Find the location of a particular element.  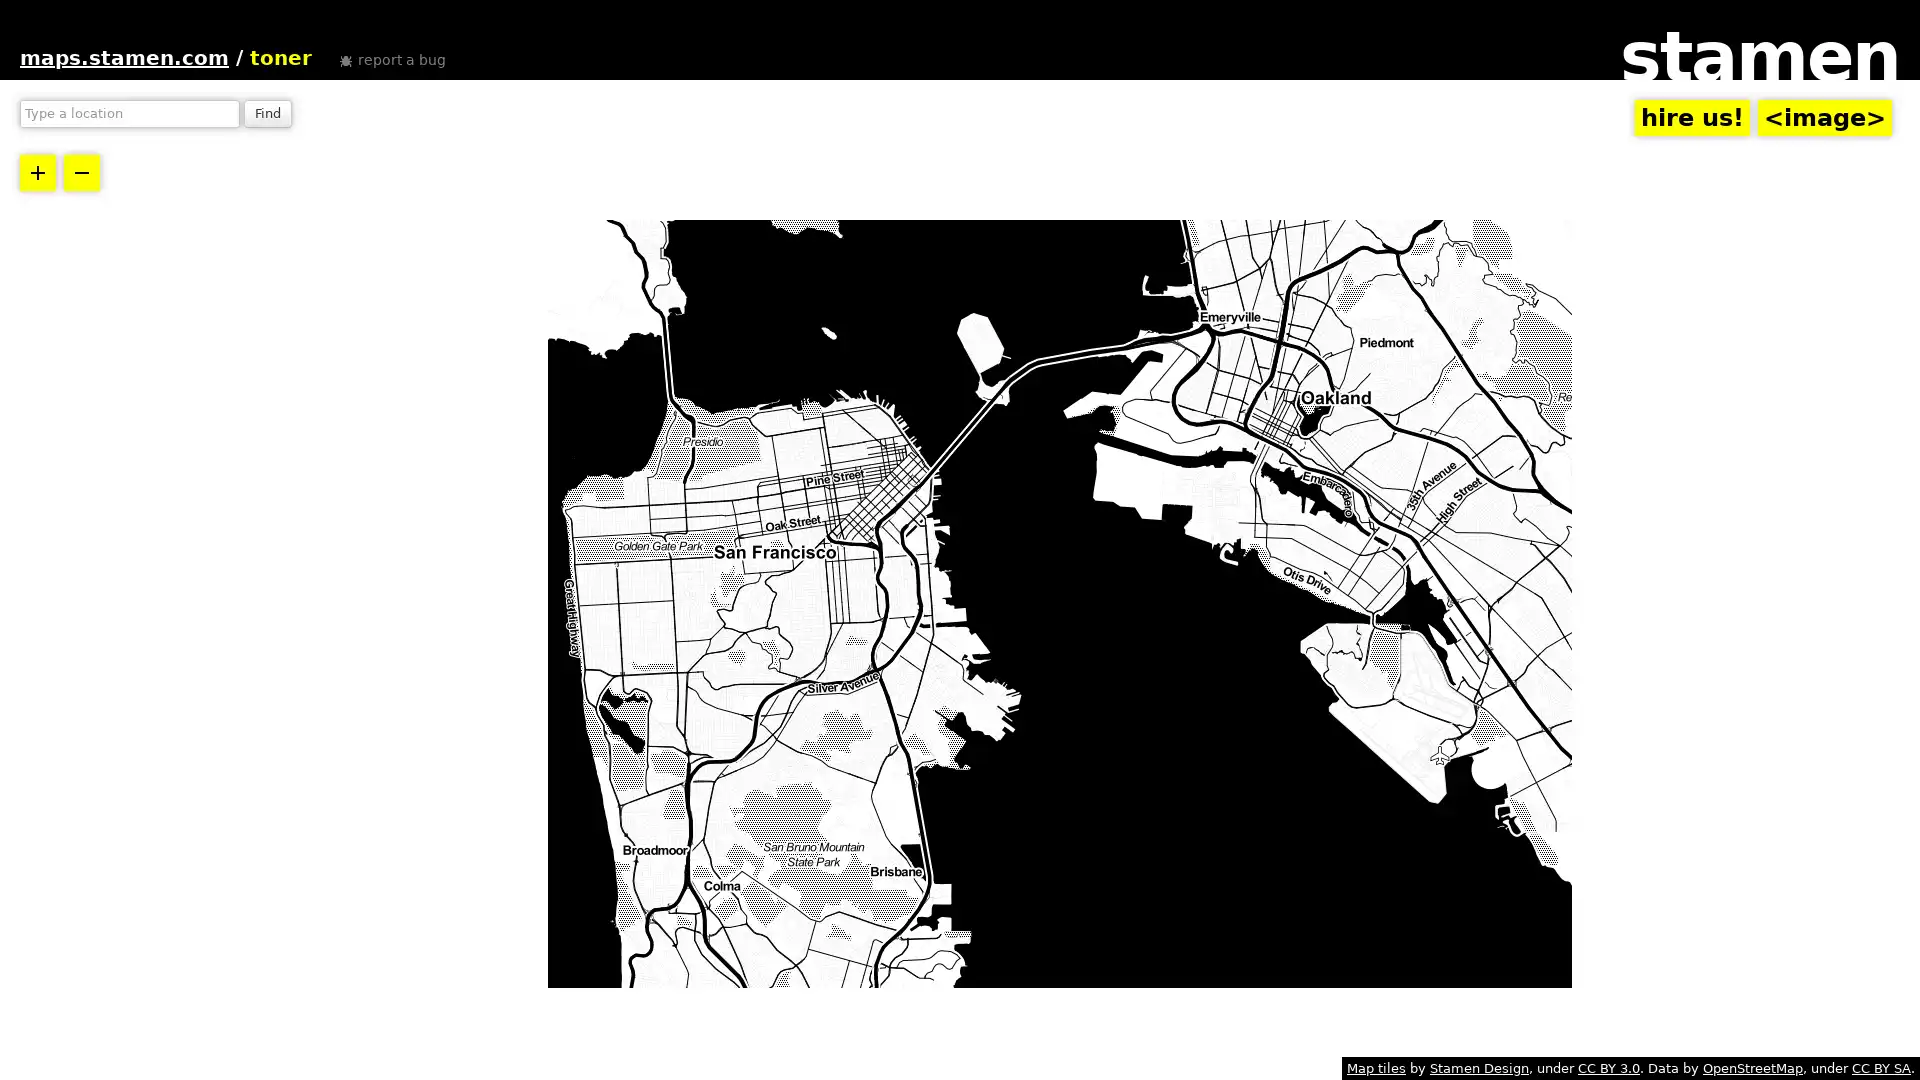

Find is located at coordinates (267, 114).